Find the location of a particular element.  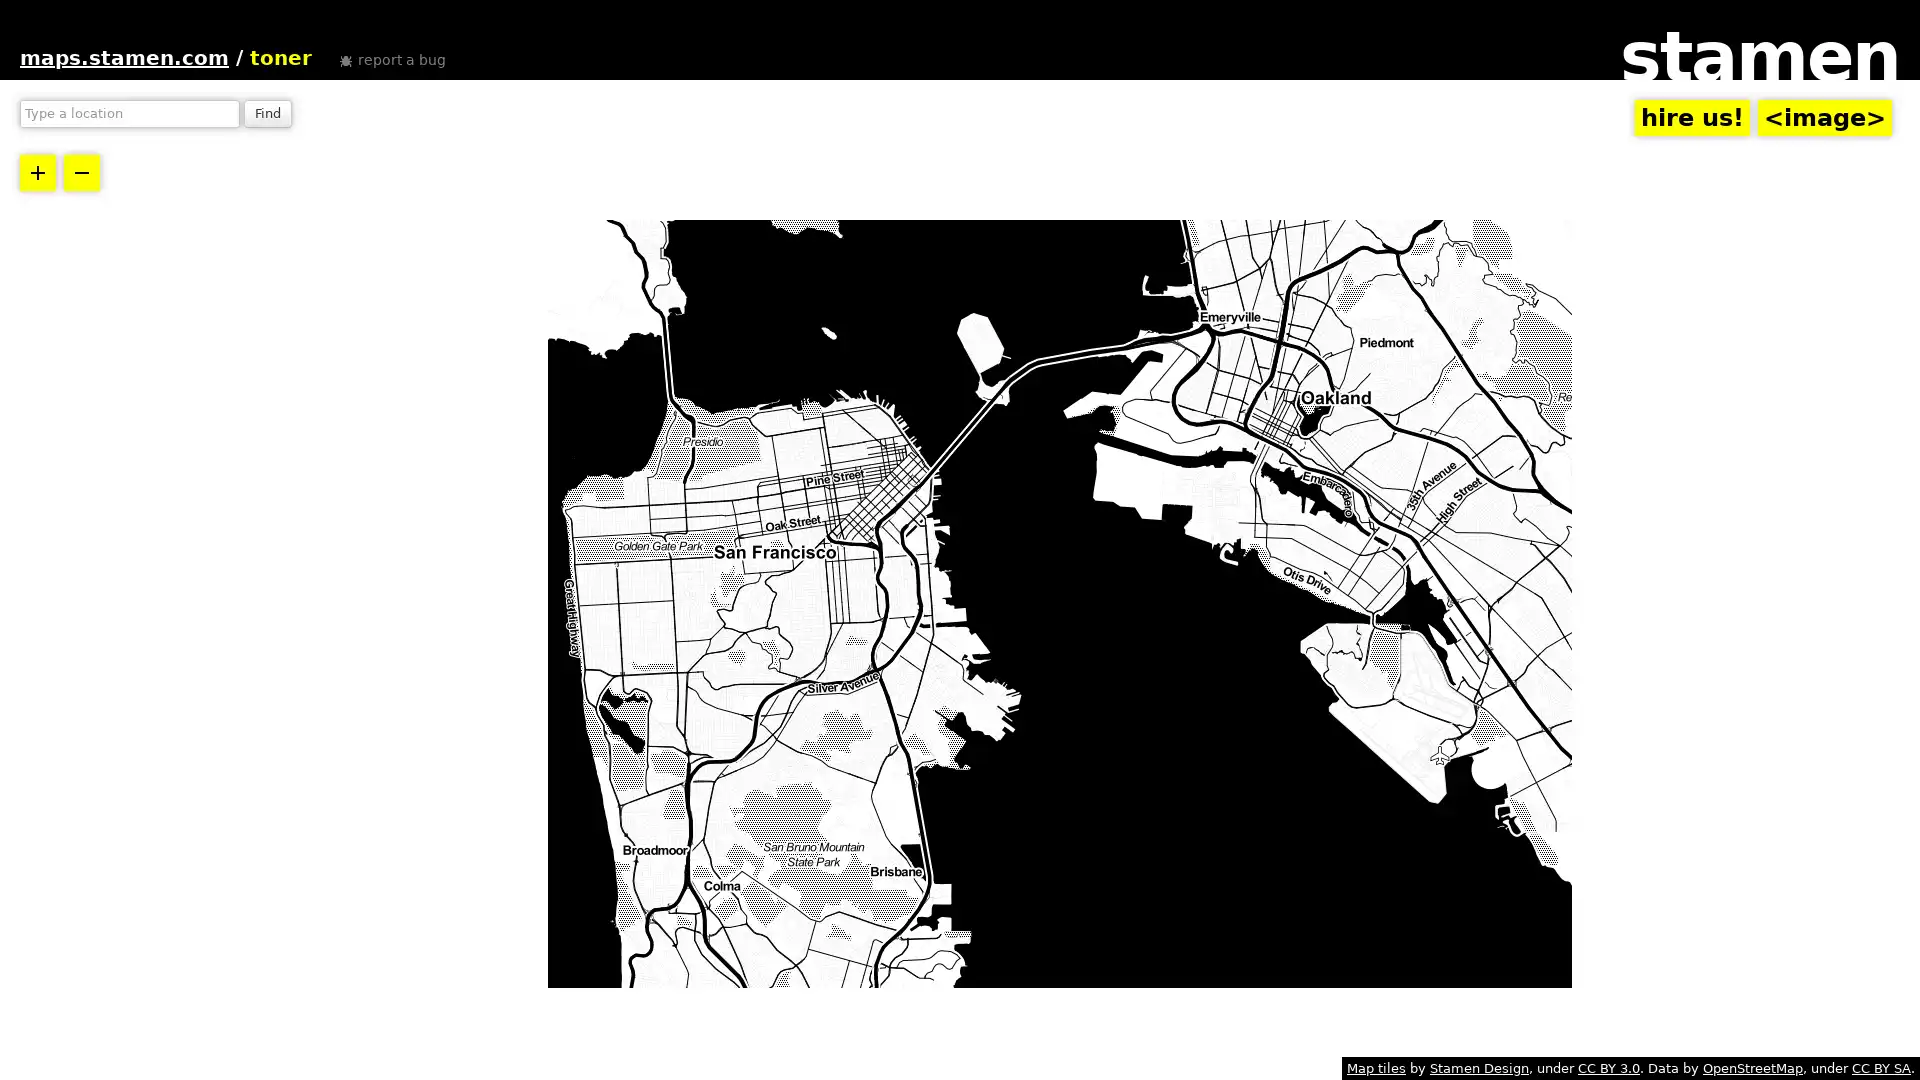

Find is located at coordinates (267, 114).